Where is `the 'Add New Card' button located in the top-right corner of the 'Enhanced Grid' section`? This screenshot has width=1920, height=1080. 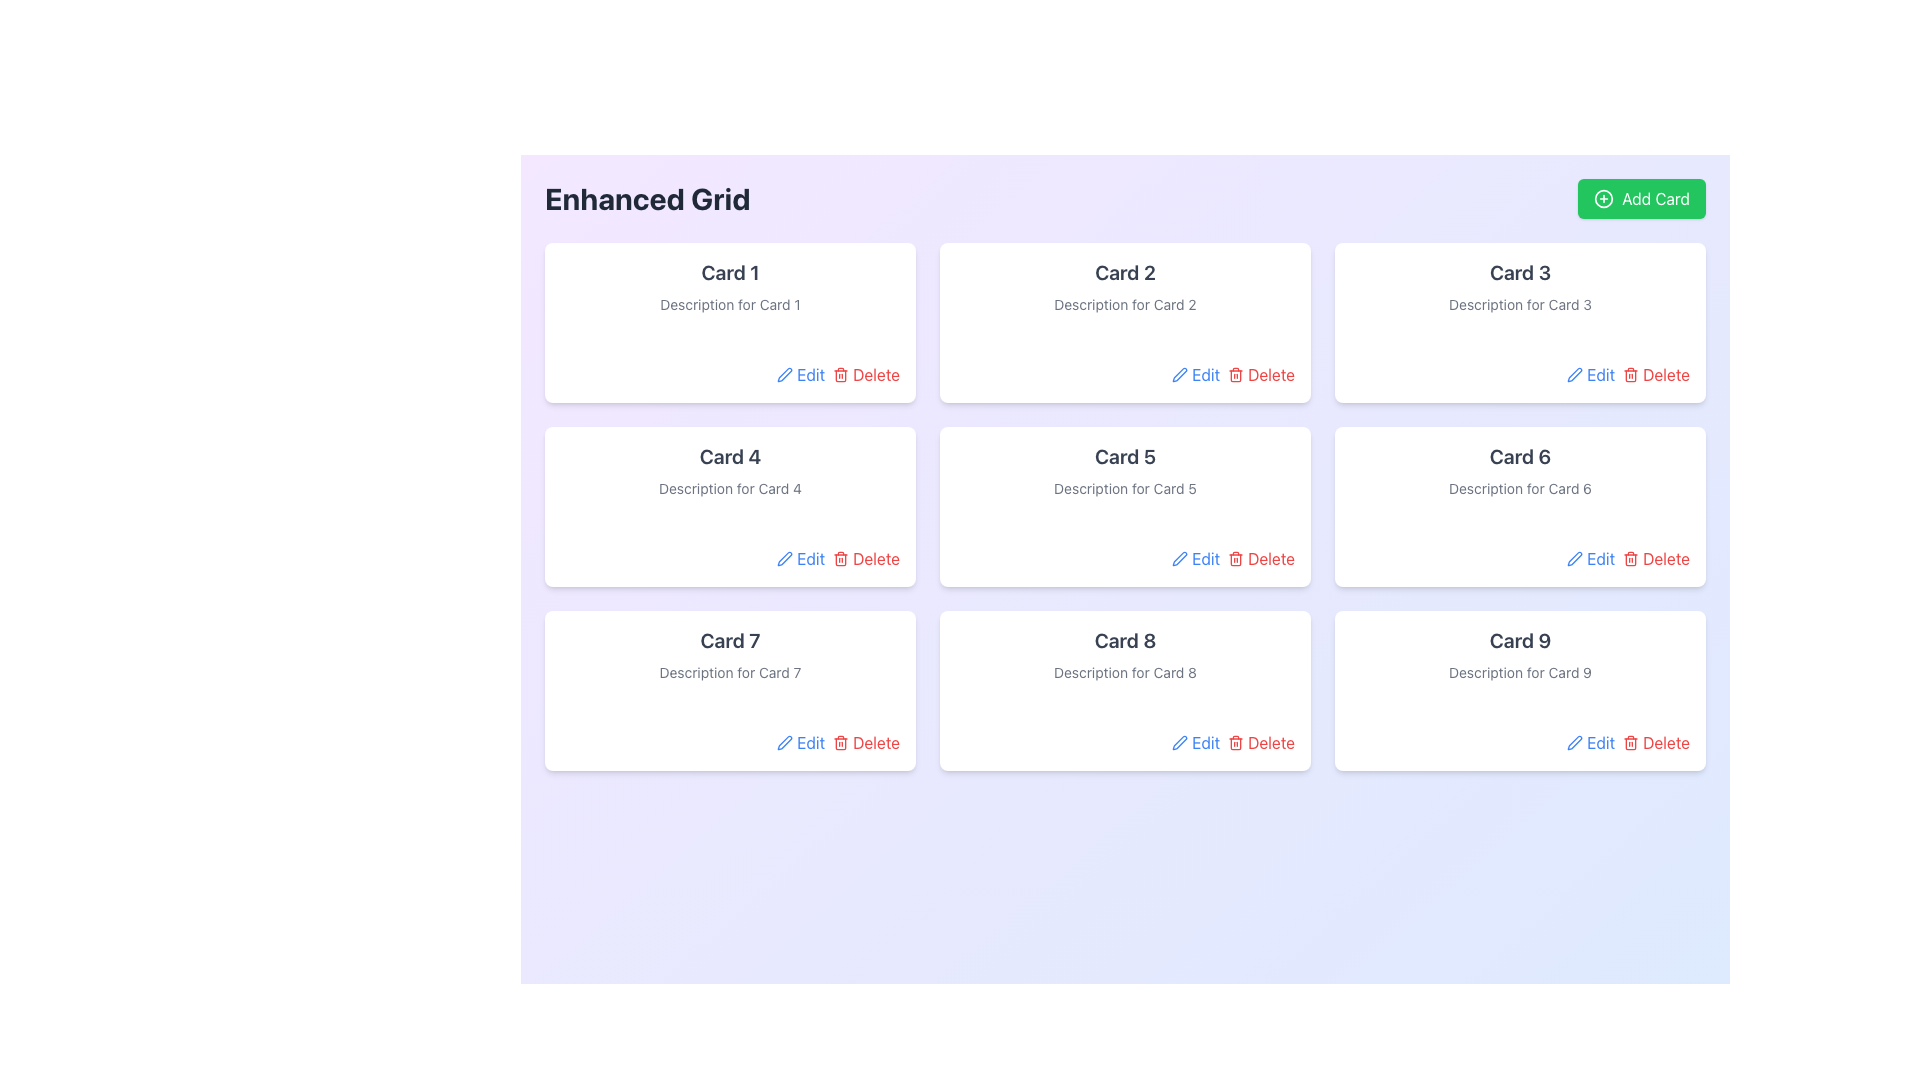 the 'Add New Card' button located in the top-right corner of the 'Enhanced Grid' section is located at coordinates (1641, 199).